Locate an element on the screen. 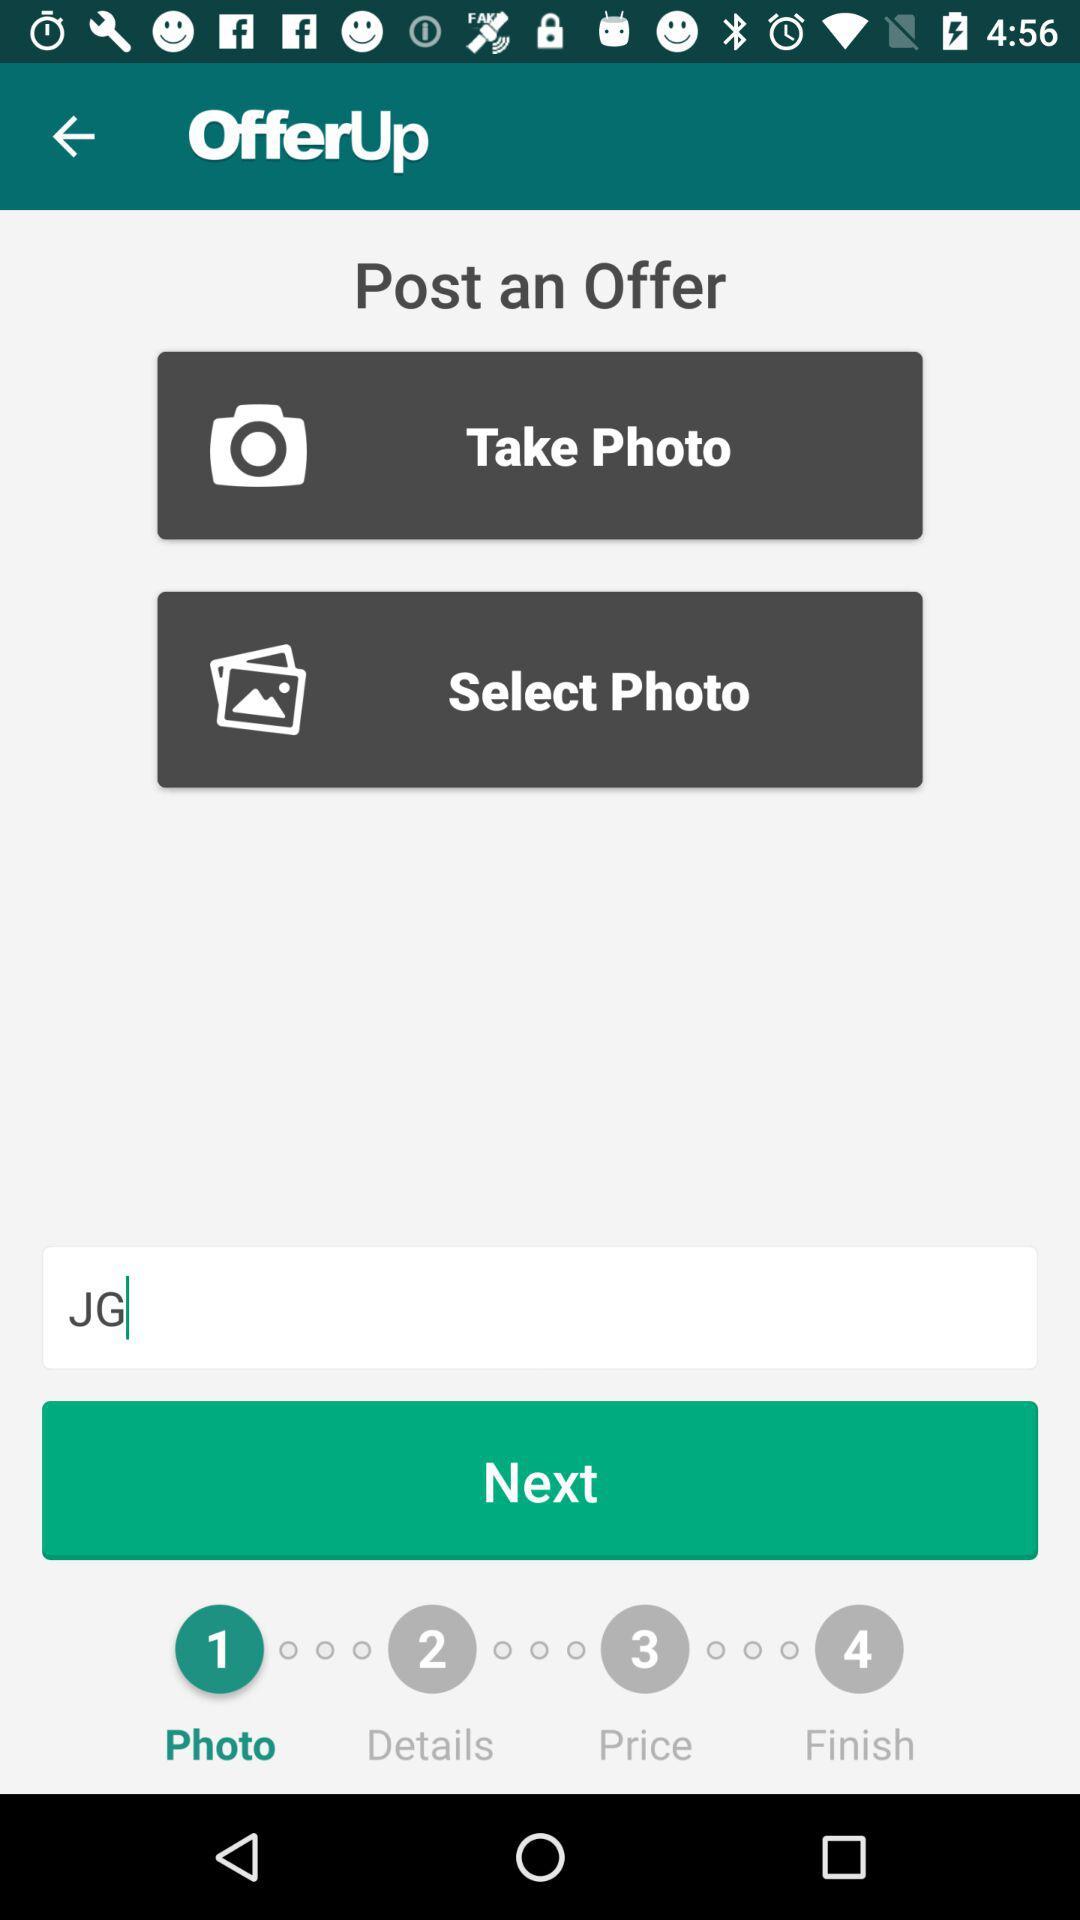  the icon below select photo item is located at coordinates (540, 1307).